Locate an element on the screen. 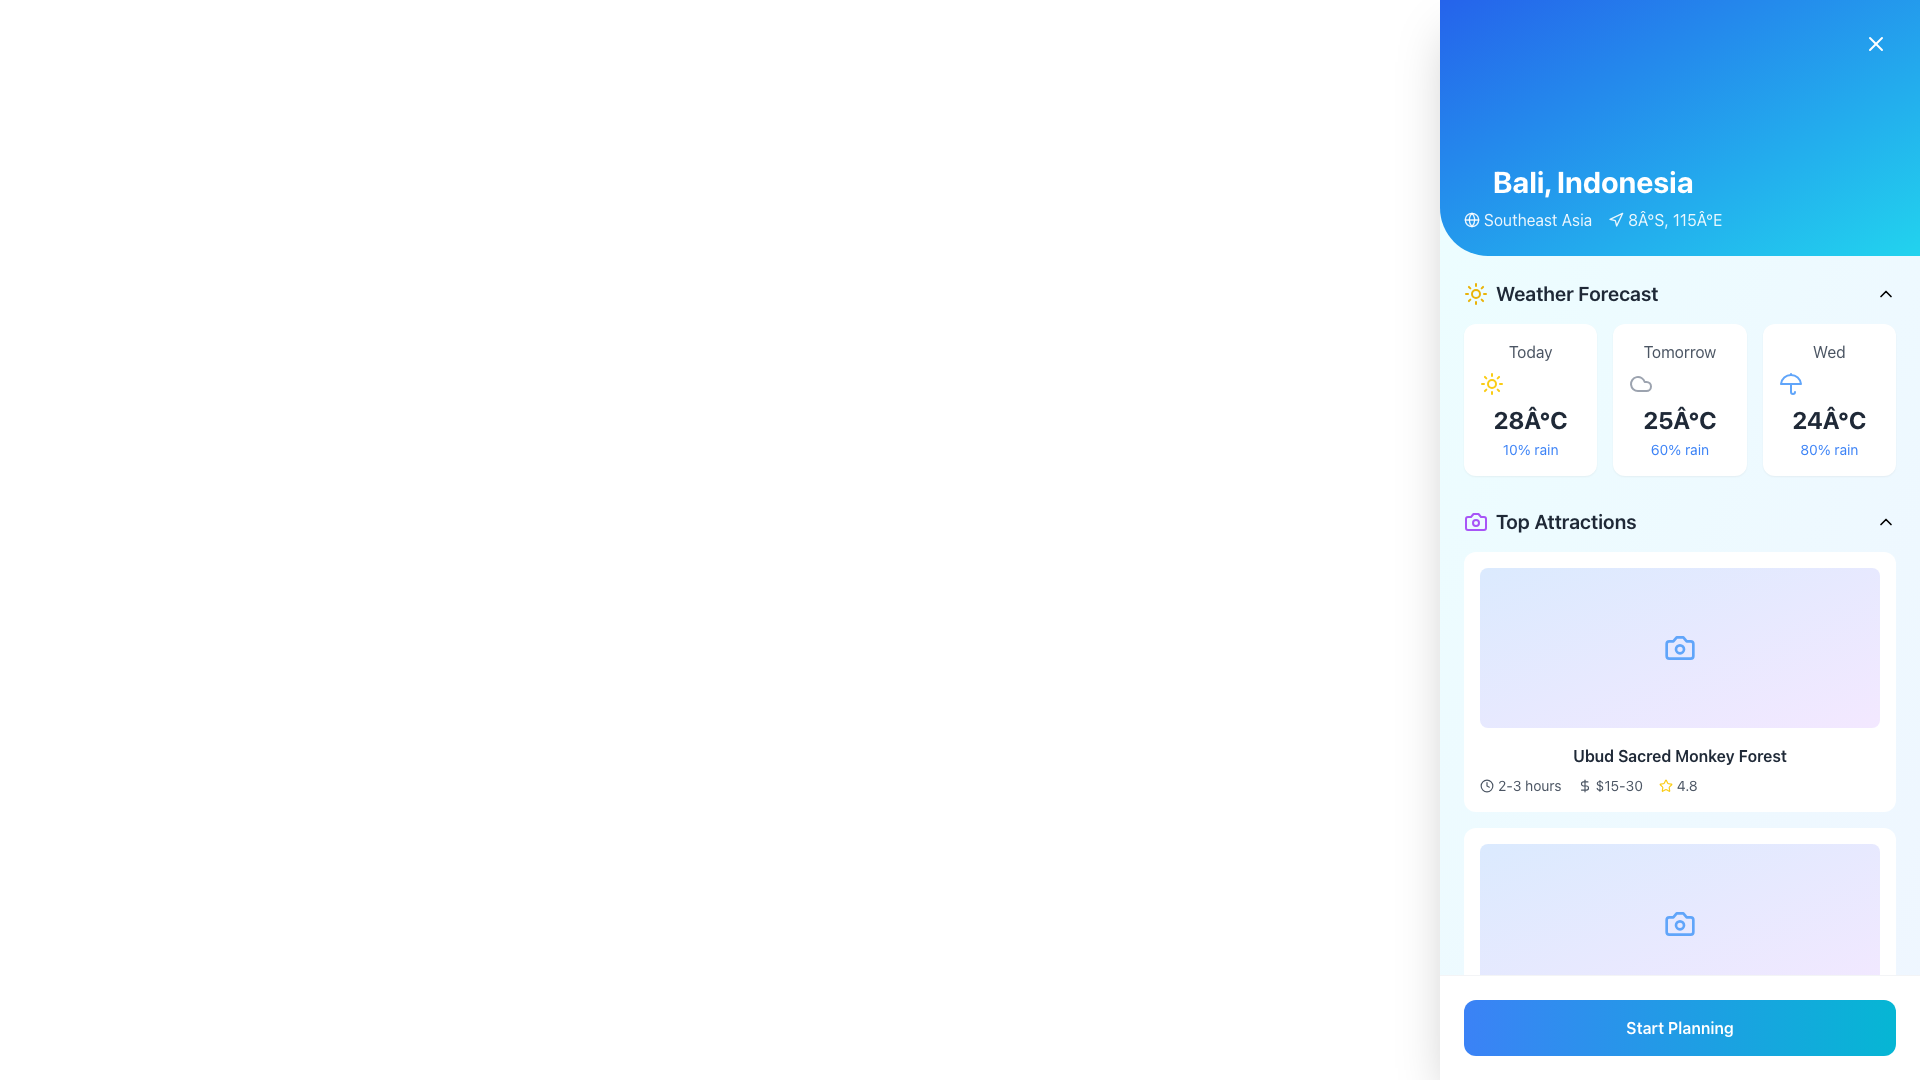  the text label displaying '28Â°C', which is prominently placed in the 'Today' card within the weather forecast section is located at coordinates (1529, 419).